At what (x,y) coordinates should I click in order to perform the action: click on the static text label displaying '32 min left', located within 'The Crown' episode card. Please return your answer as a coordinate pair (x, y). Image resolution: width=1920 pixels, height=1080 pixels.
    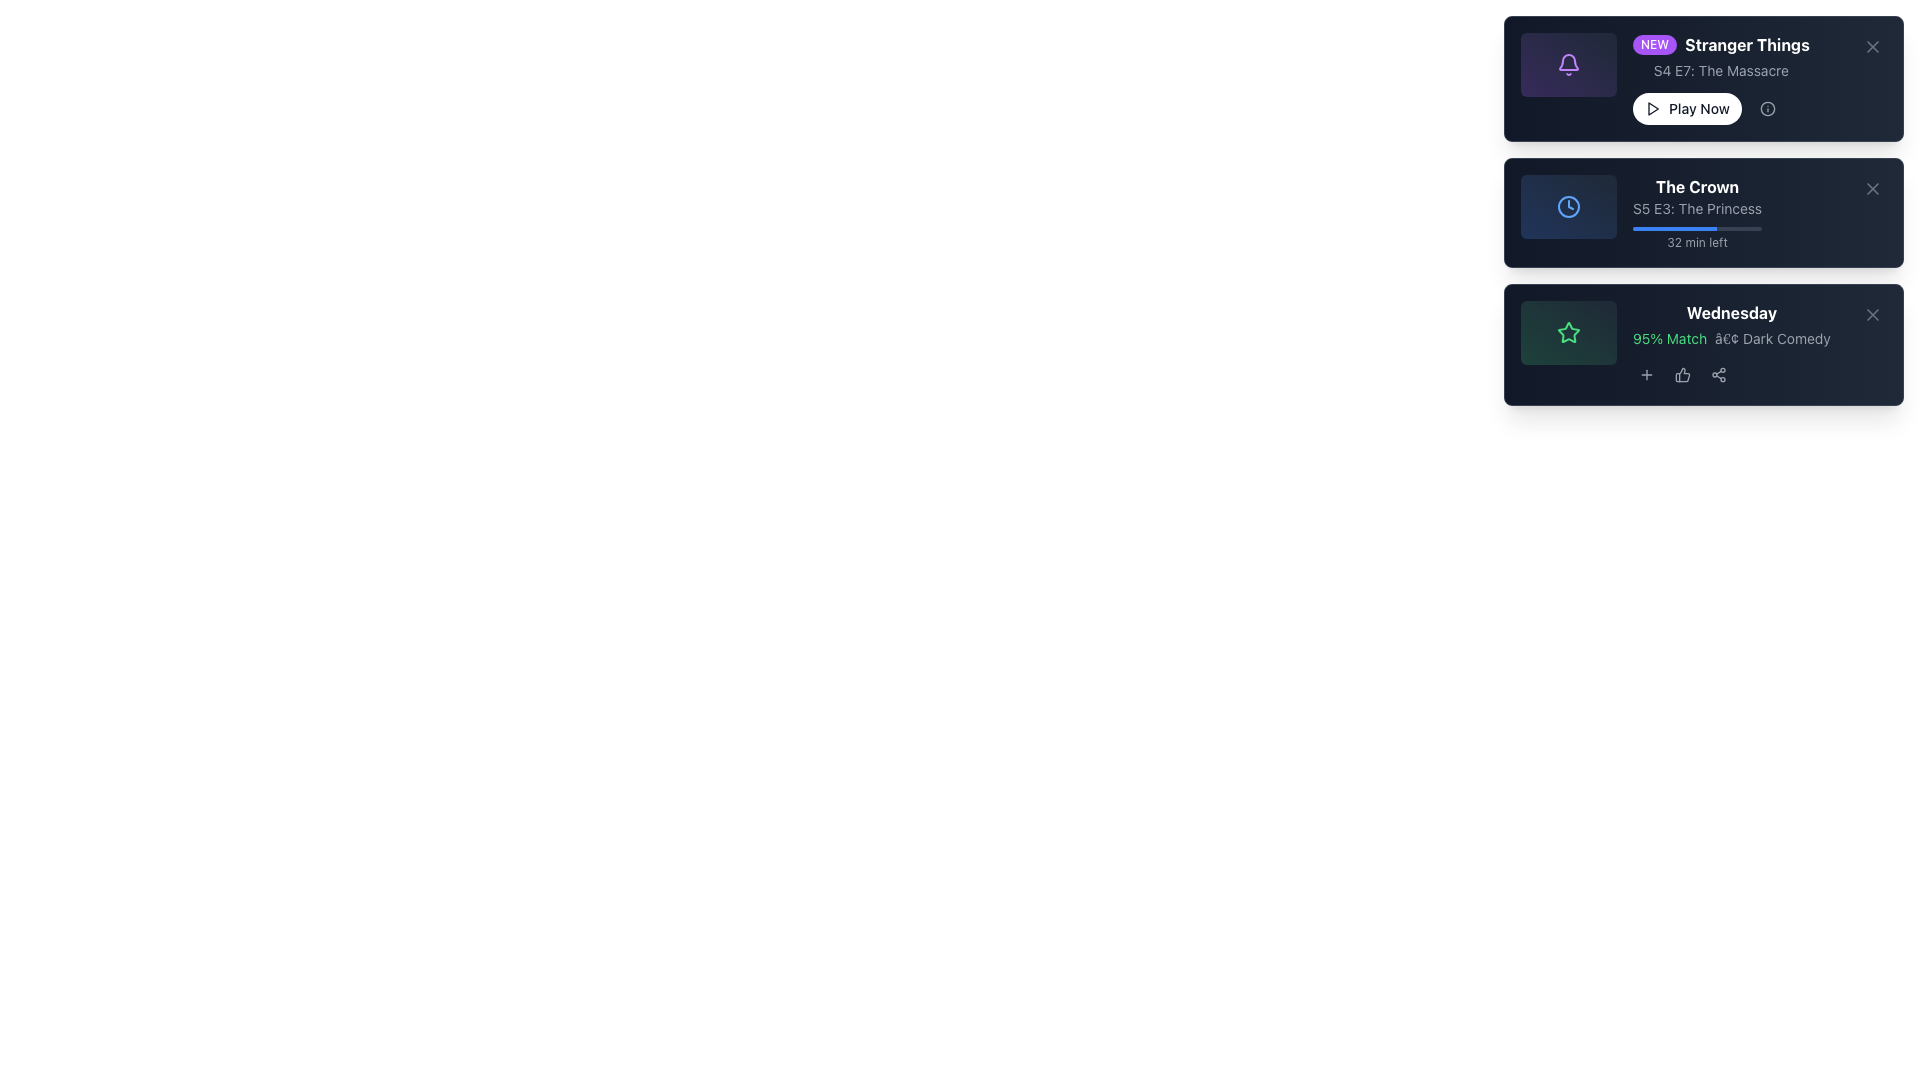
    Looking at the image, I should click on (1696, 242).